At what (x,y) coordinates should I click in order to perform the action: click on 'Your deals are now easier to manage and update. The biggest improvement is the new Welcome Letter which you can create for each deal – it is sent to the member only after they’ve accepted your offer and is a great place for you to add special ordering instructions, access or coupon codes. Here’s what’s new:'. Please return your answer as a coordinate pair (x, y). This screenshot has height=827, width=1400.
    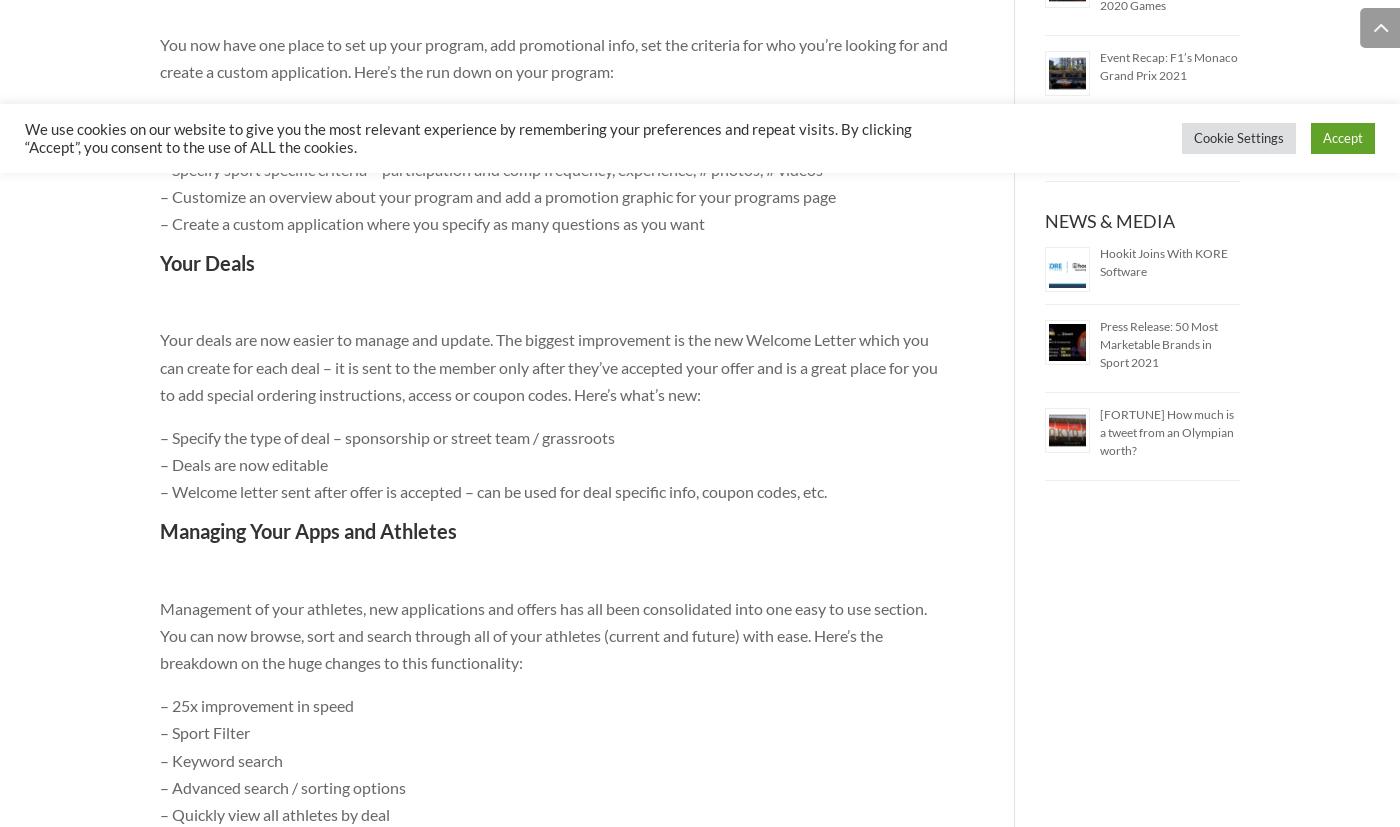
    Looking at the image, I should click on (548, 365).